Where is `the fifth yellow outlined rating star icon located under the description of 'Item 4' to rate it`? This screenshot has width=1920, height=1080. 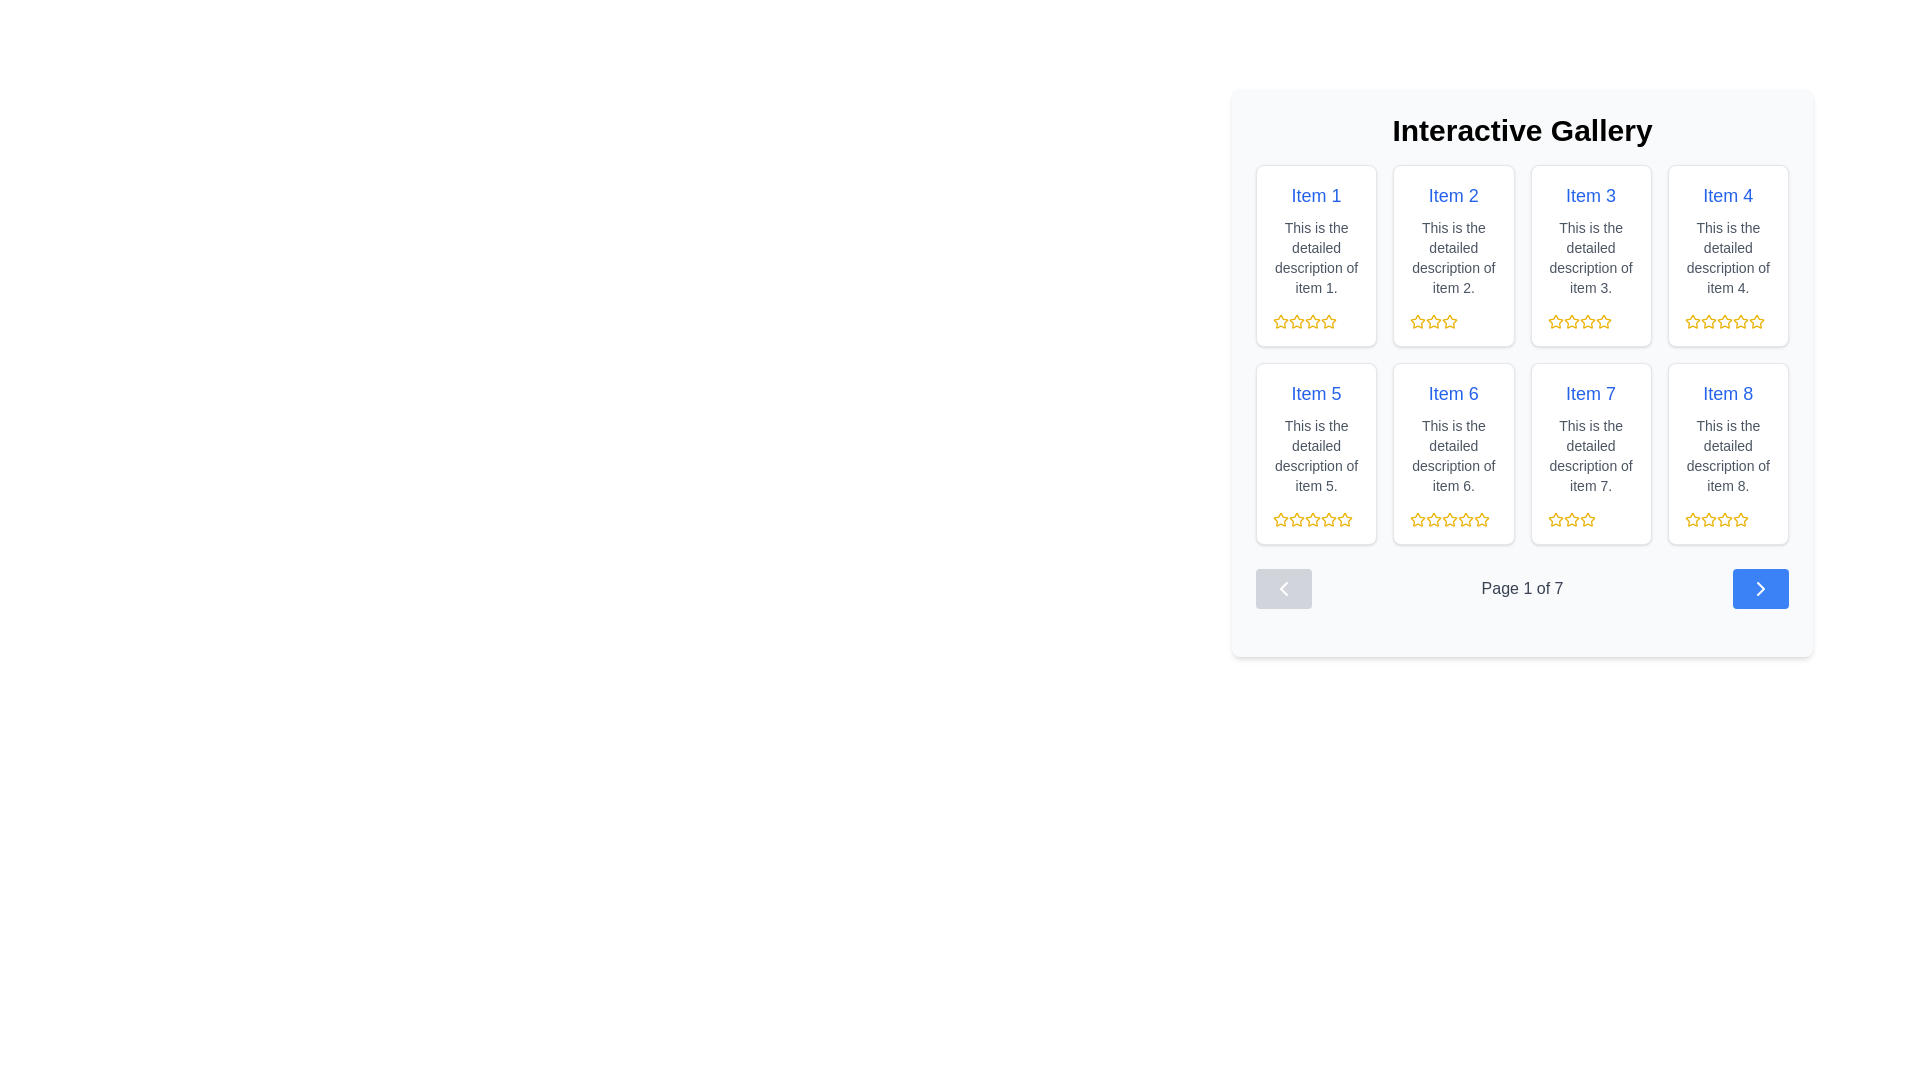
the fifth yellow outlined rating star icon located under the description of 'Item 4' to rate it is located at coordinates (1755, 320).